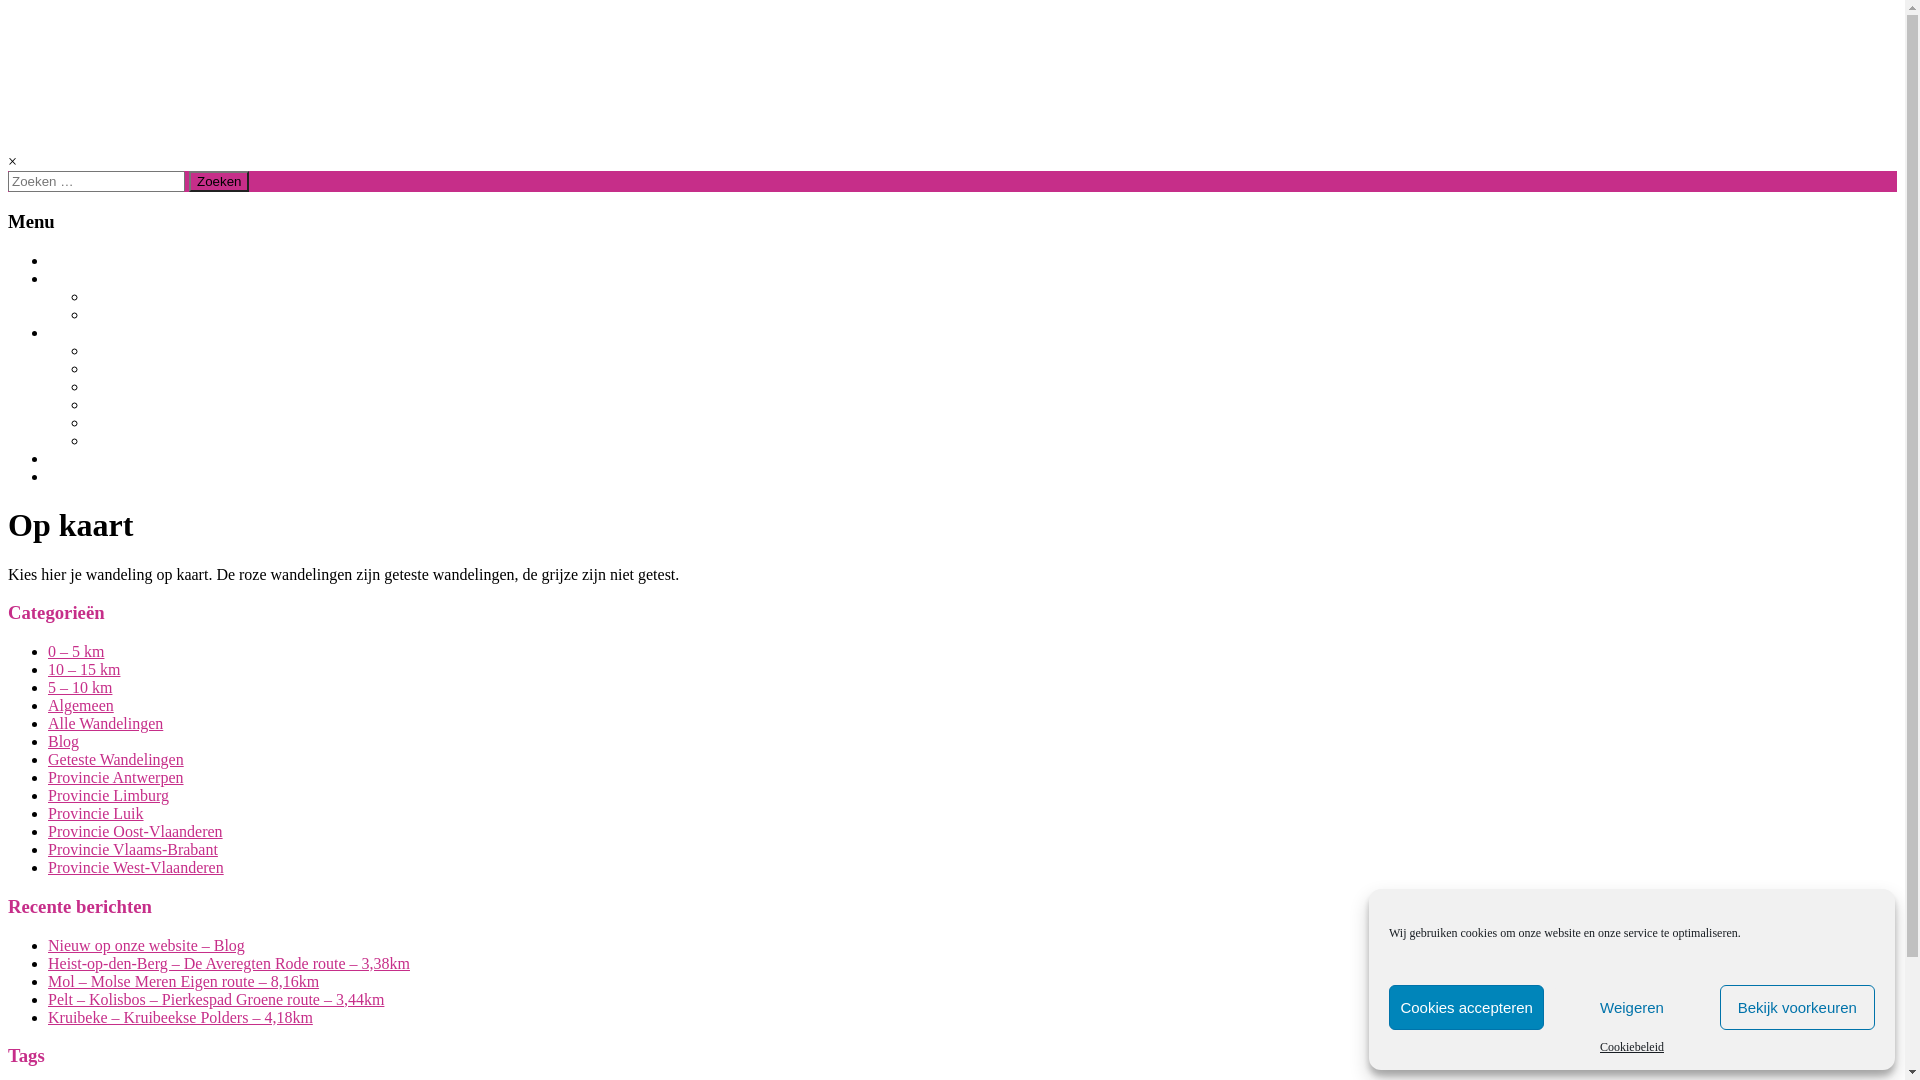  I want to click on 'WANDELINGEN', so click(48, 278).